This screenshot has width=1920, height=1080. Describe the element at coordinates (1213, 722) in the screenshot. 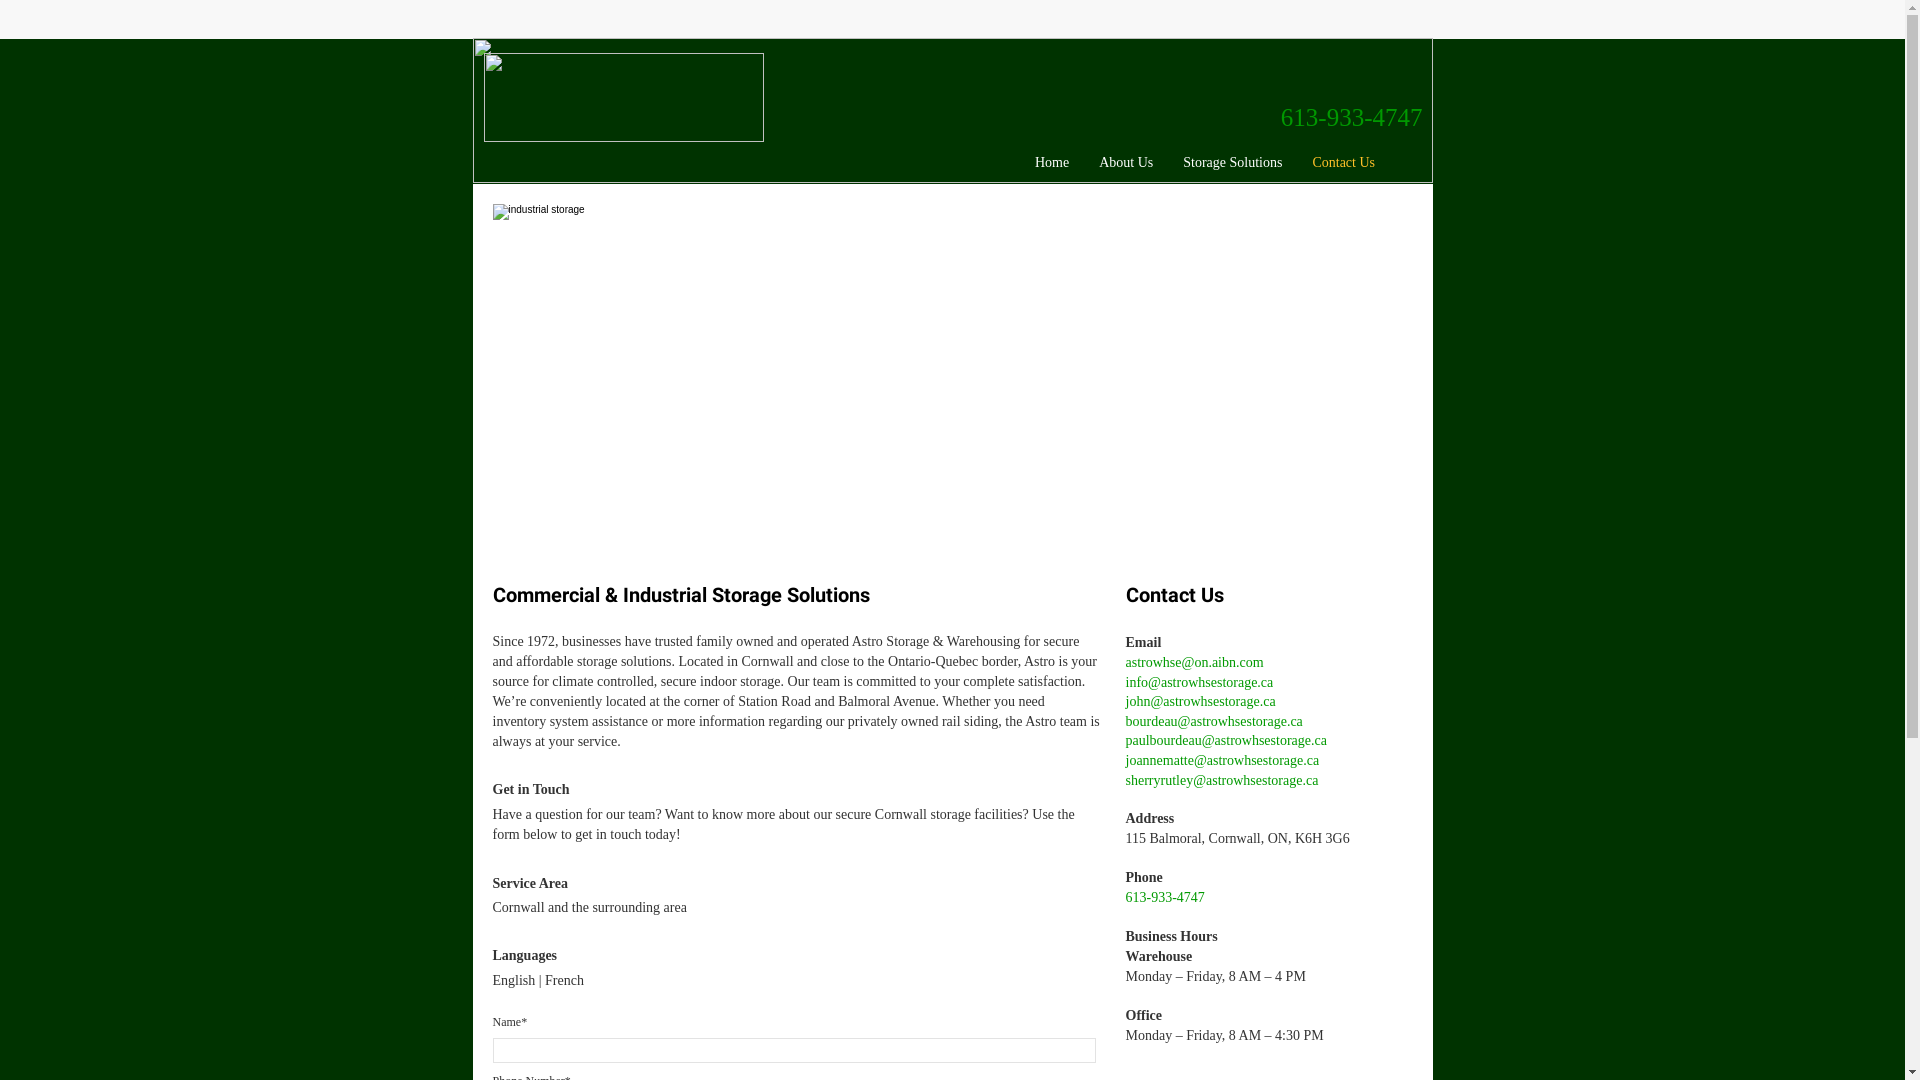

I see `'bourdeau@astrowhsestorage.ca'` at that location.